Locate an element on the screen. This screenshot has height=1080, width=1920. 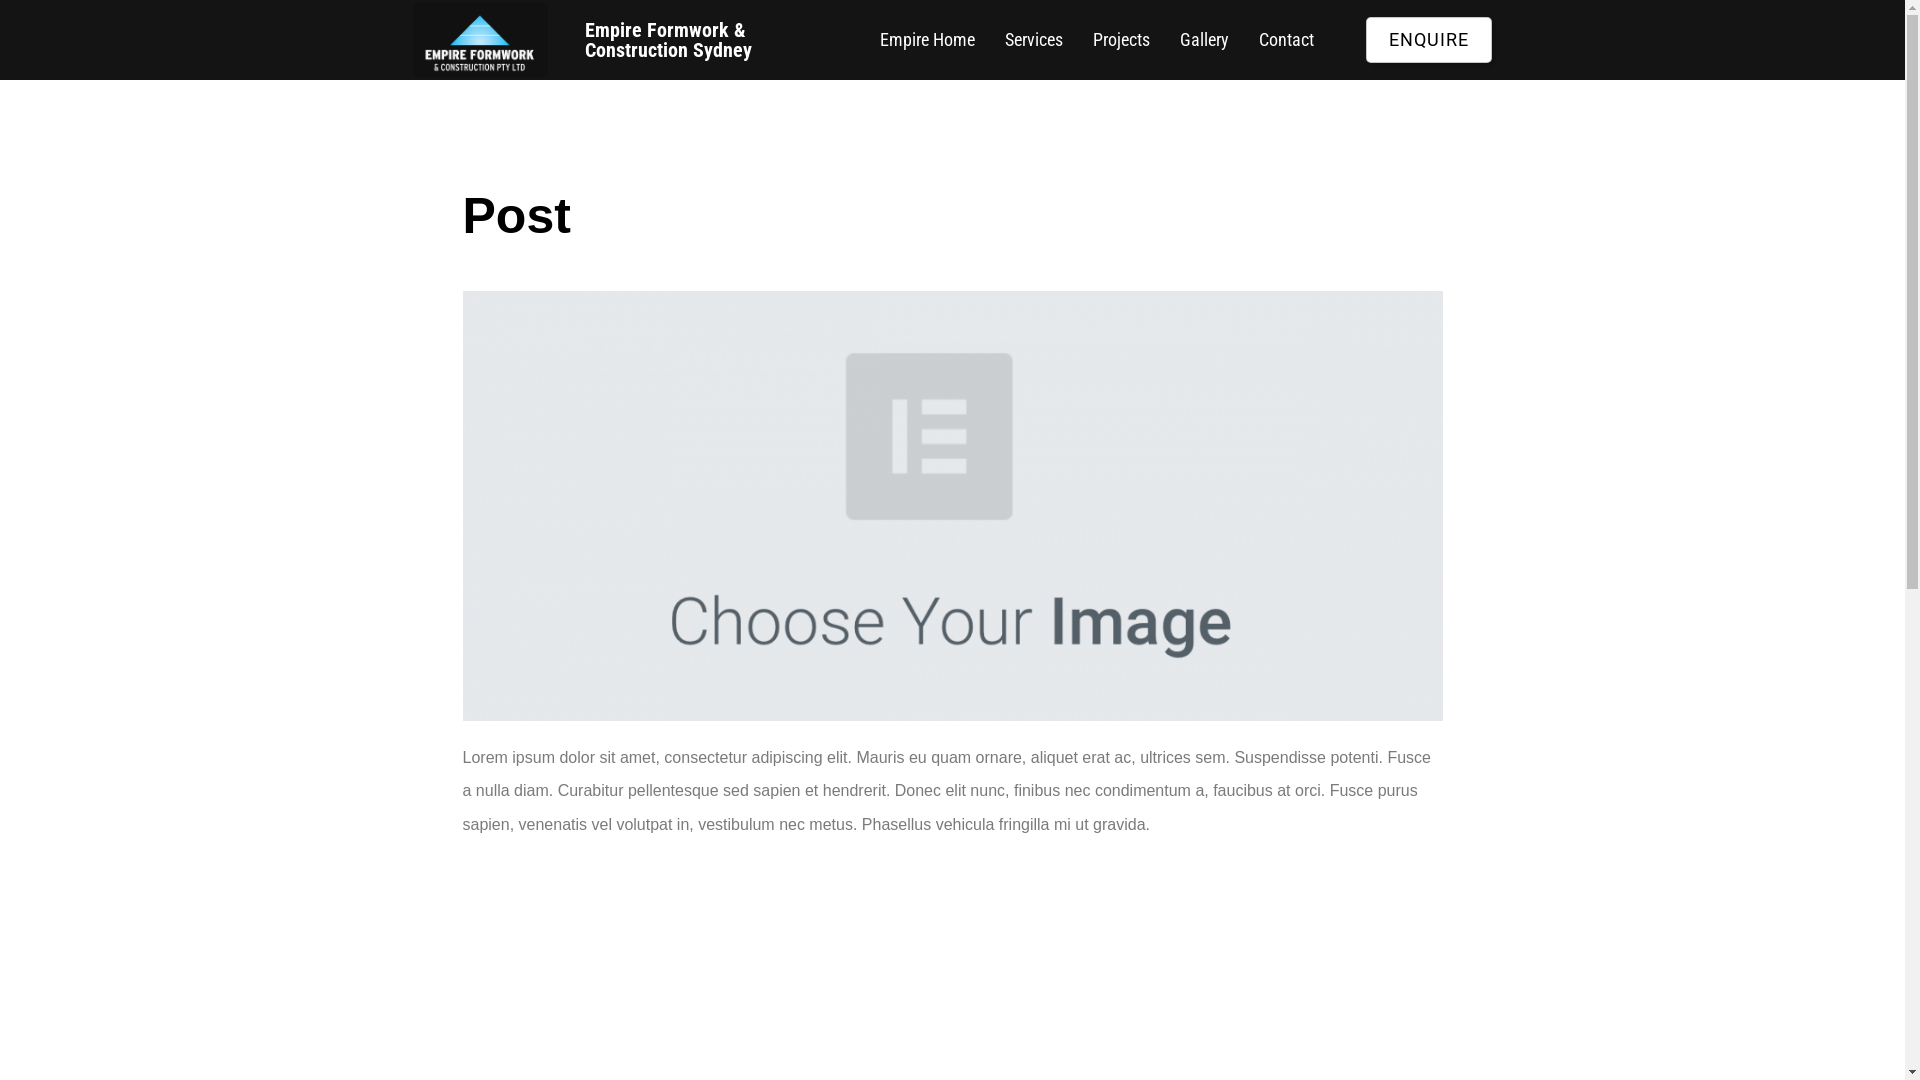
'ENQUIRE' is located at coordinates (1428, 39).